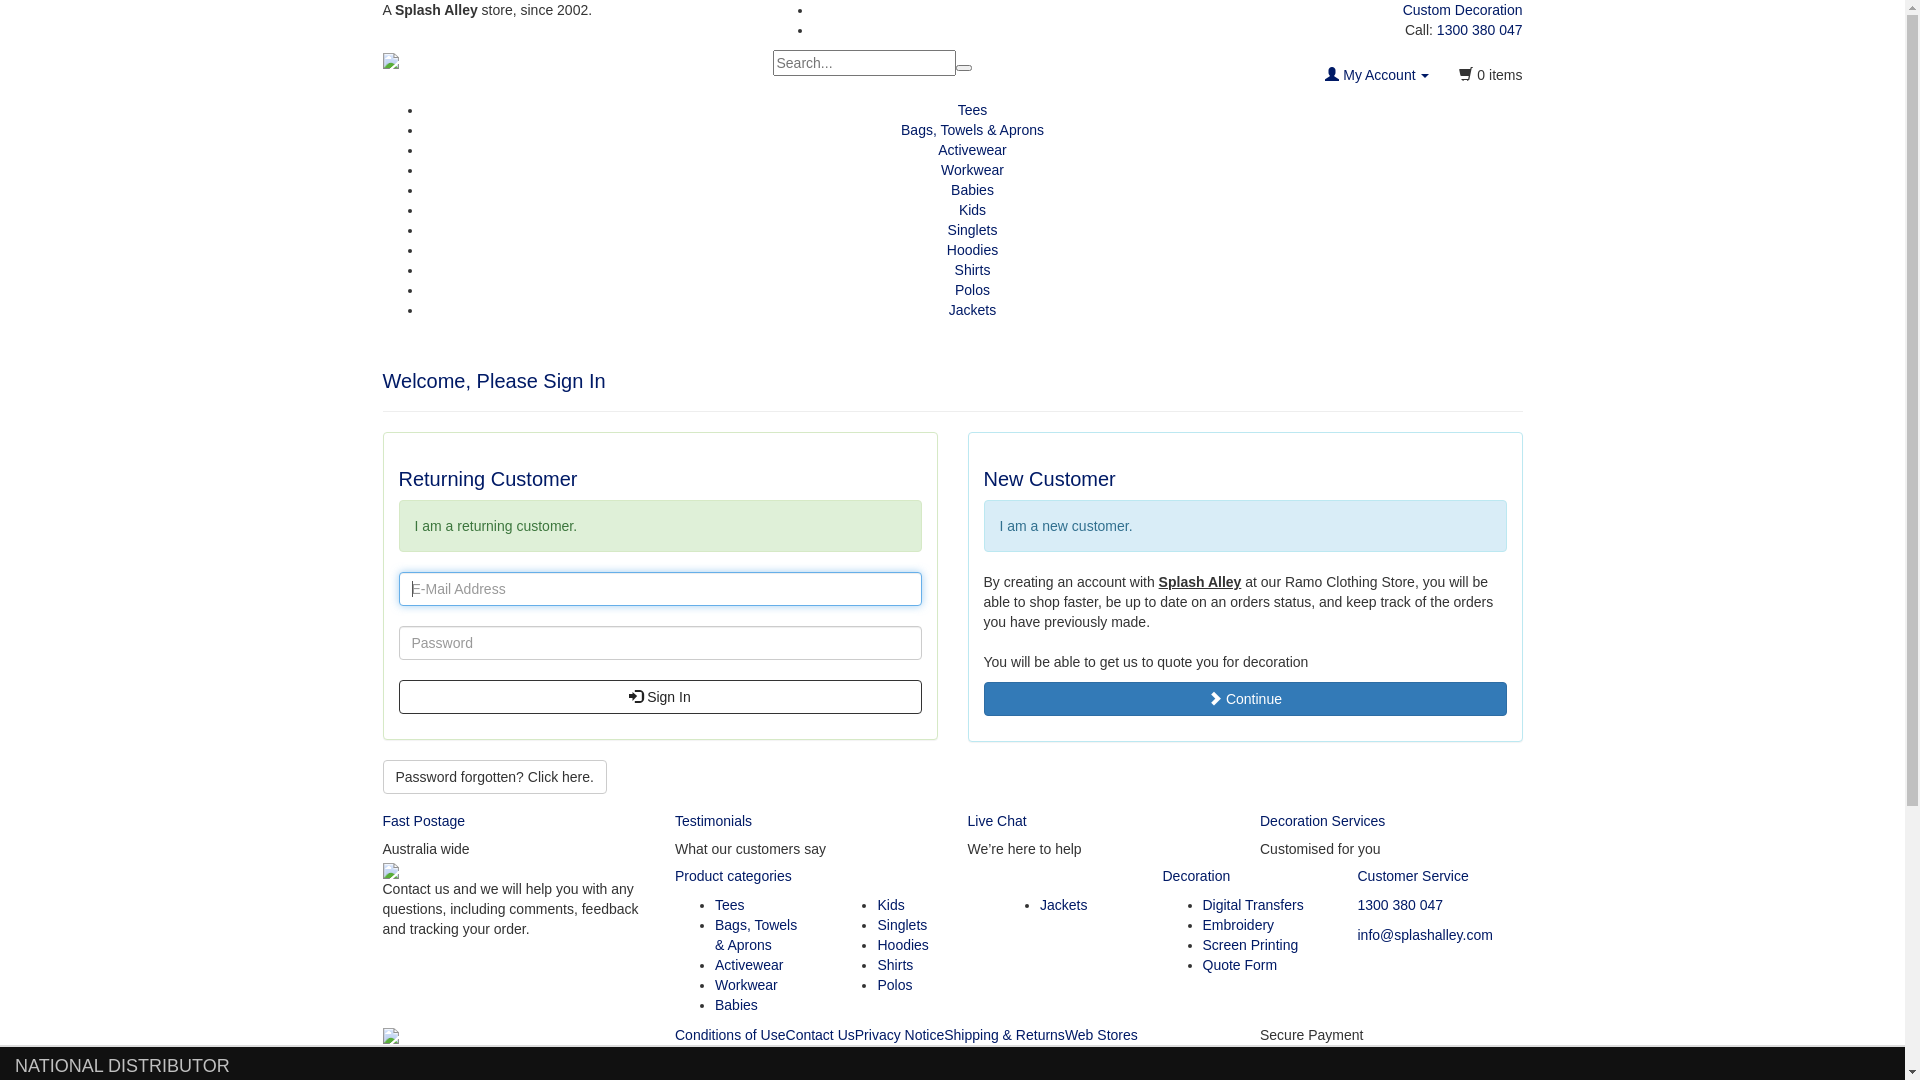  Describe the element at coordinates (1358, 934) in the screenshot. I see `'info@splashalley.com'` at that location.